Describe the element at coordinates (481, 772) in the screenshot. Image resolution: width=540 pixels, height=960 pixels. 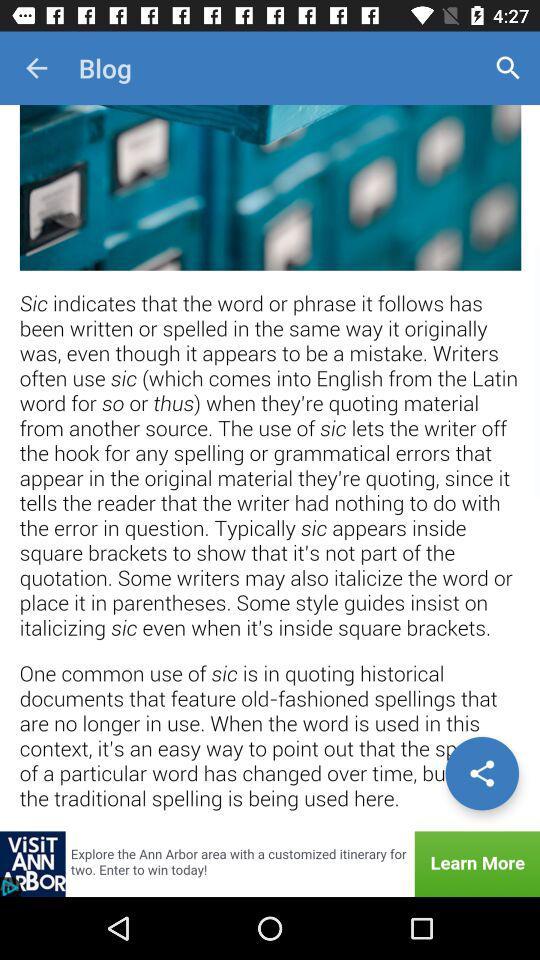
I see `share options` at that location.